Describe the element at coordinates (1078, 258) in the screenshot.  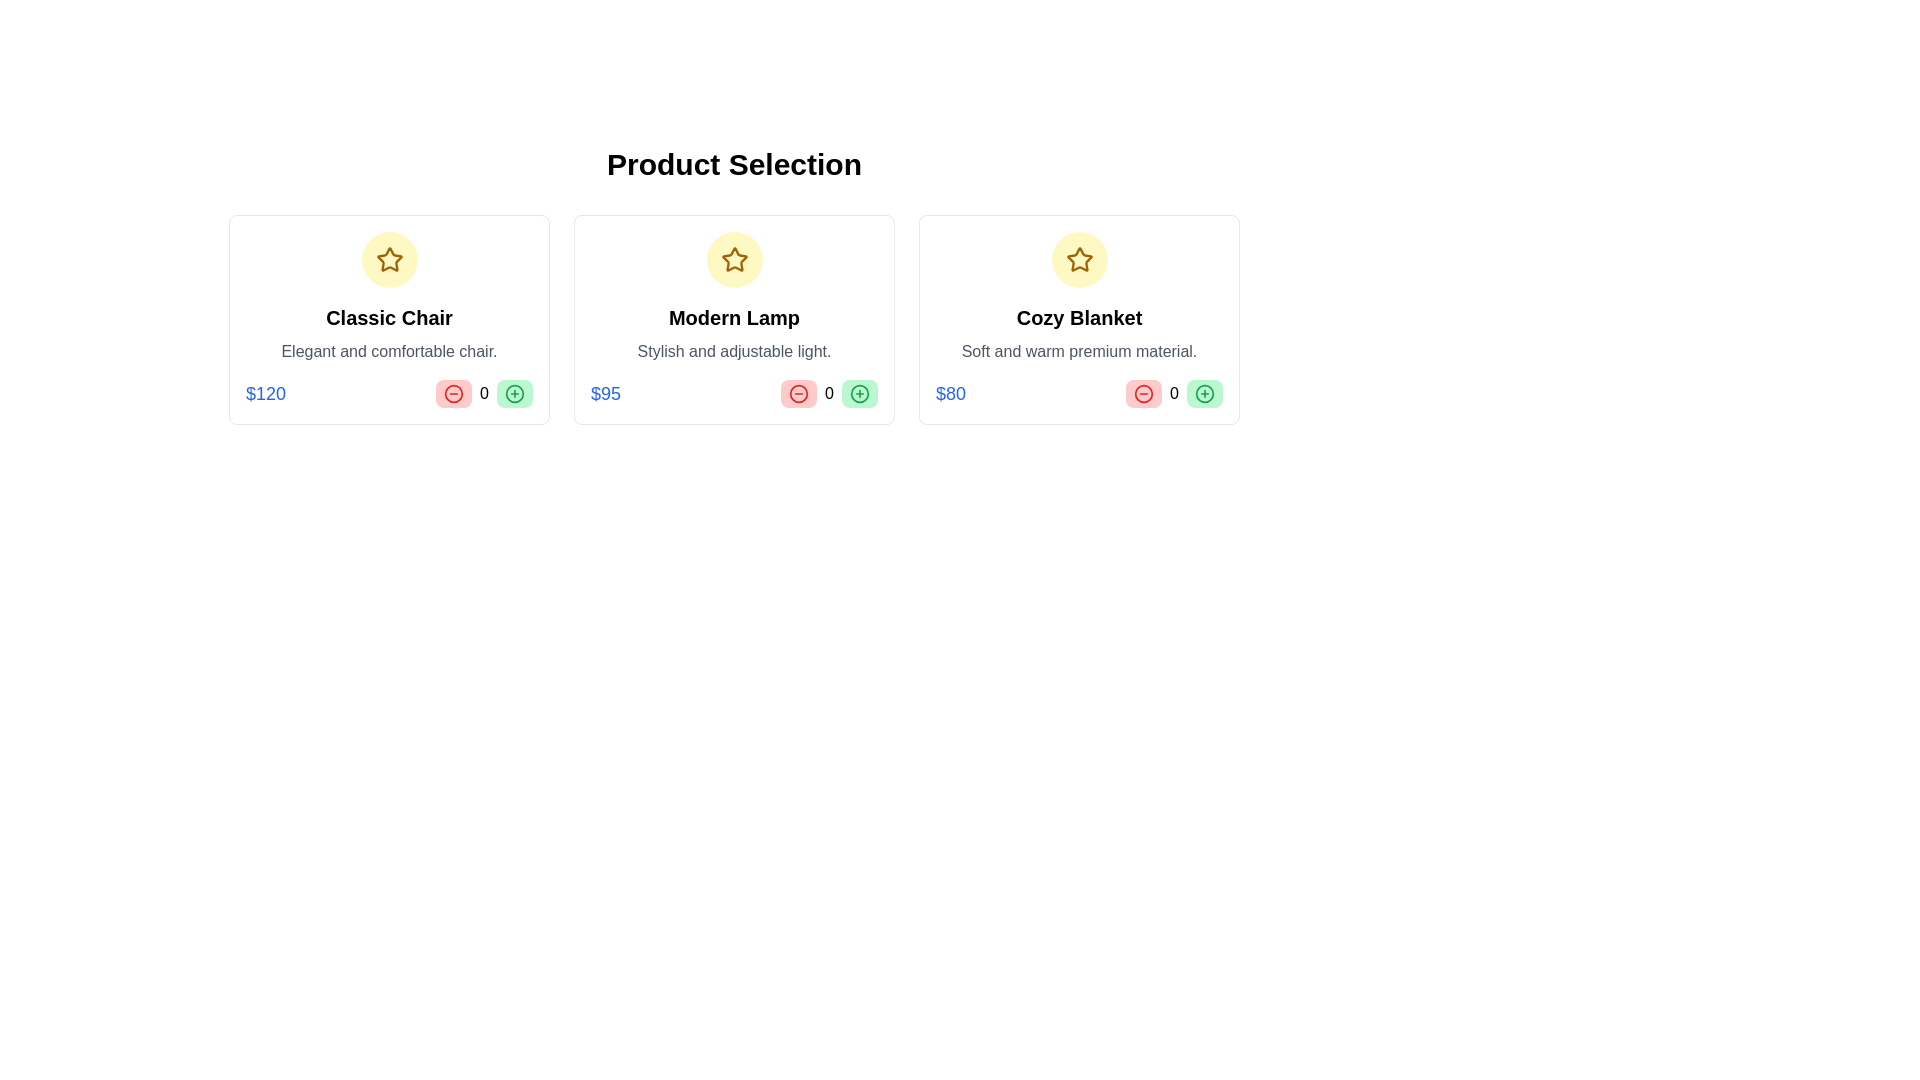
I see `the yellow star-shaped outline icon within the circular yellow badge on the 'Modern Lamp' card, located at the top of the card` at that location.